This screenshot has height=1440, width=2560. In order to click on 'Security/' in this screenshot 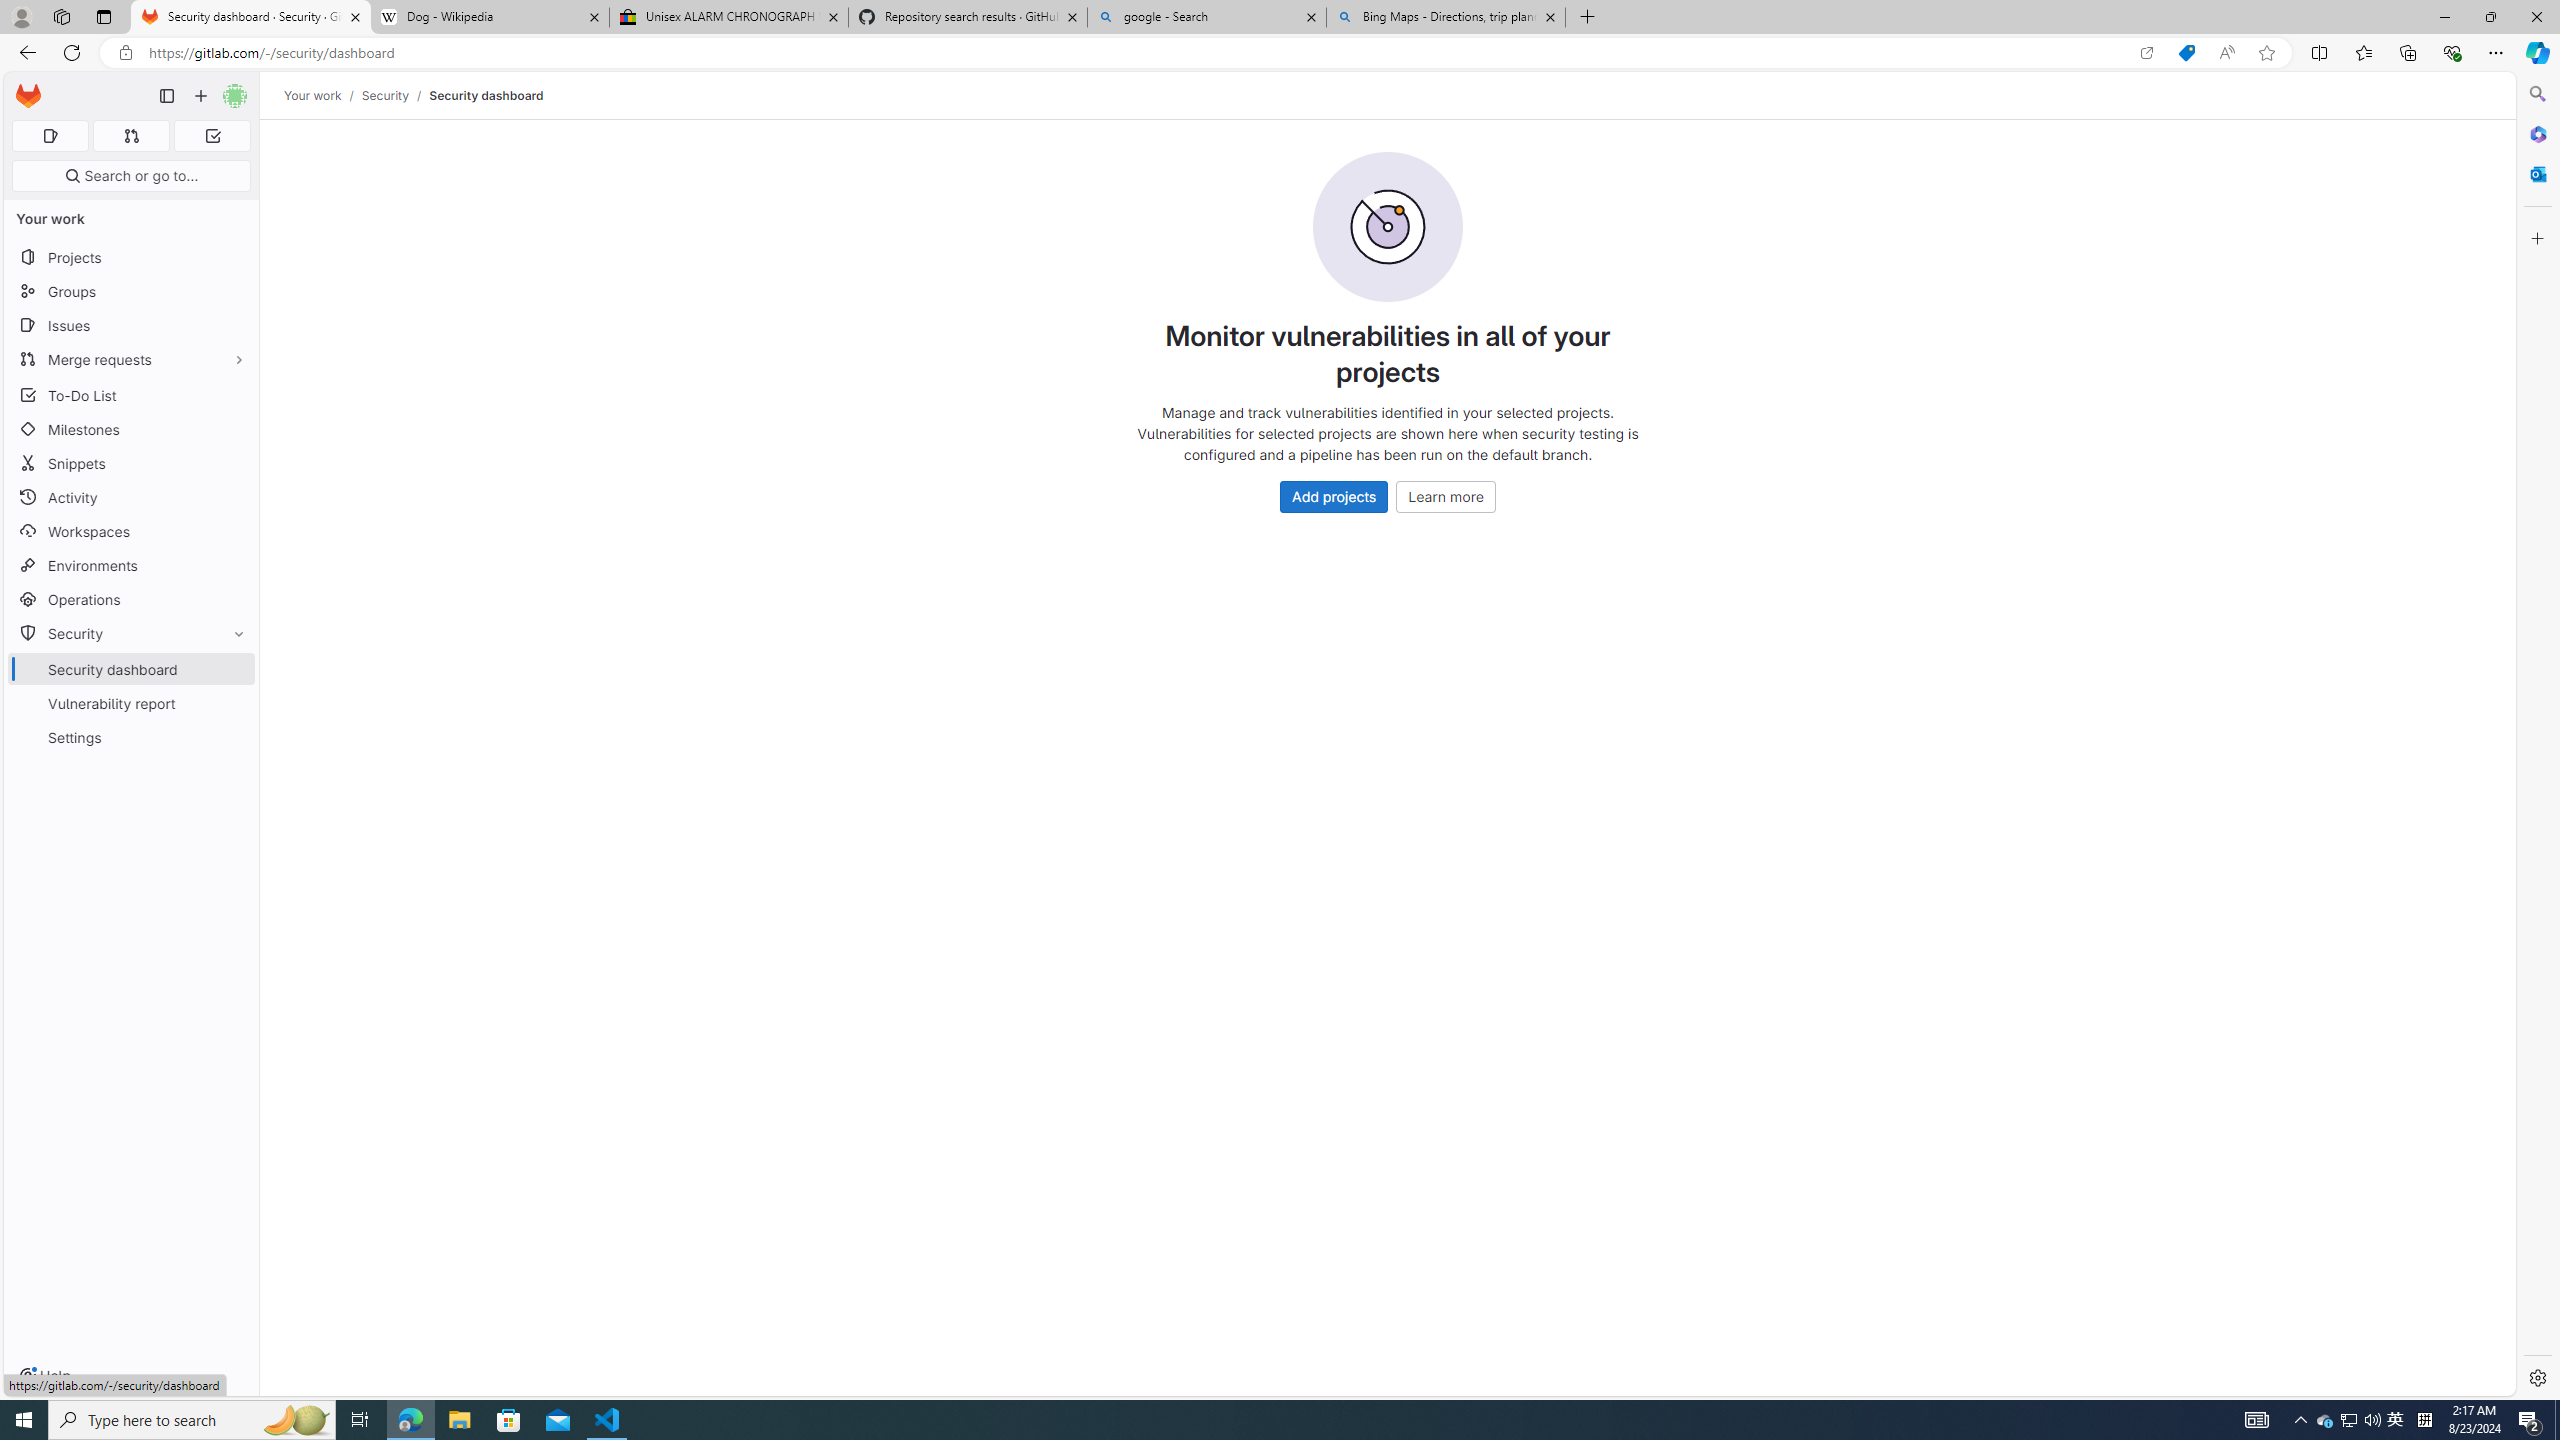, I will do `click(395, 95)`.